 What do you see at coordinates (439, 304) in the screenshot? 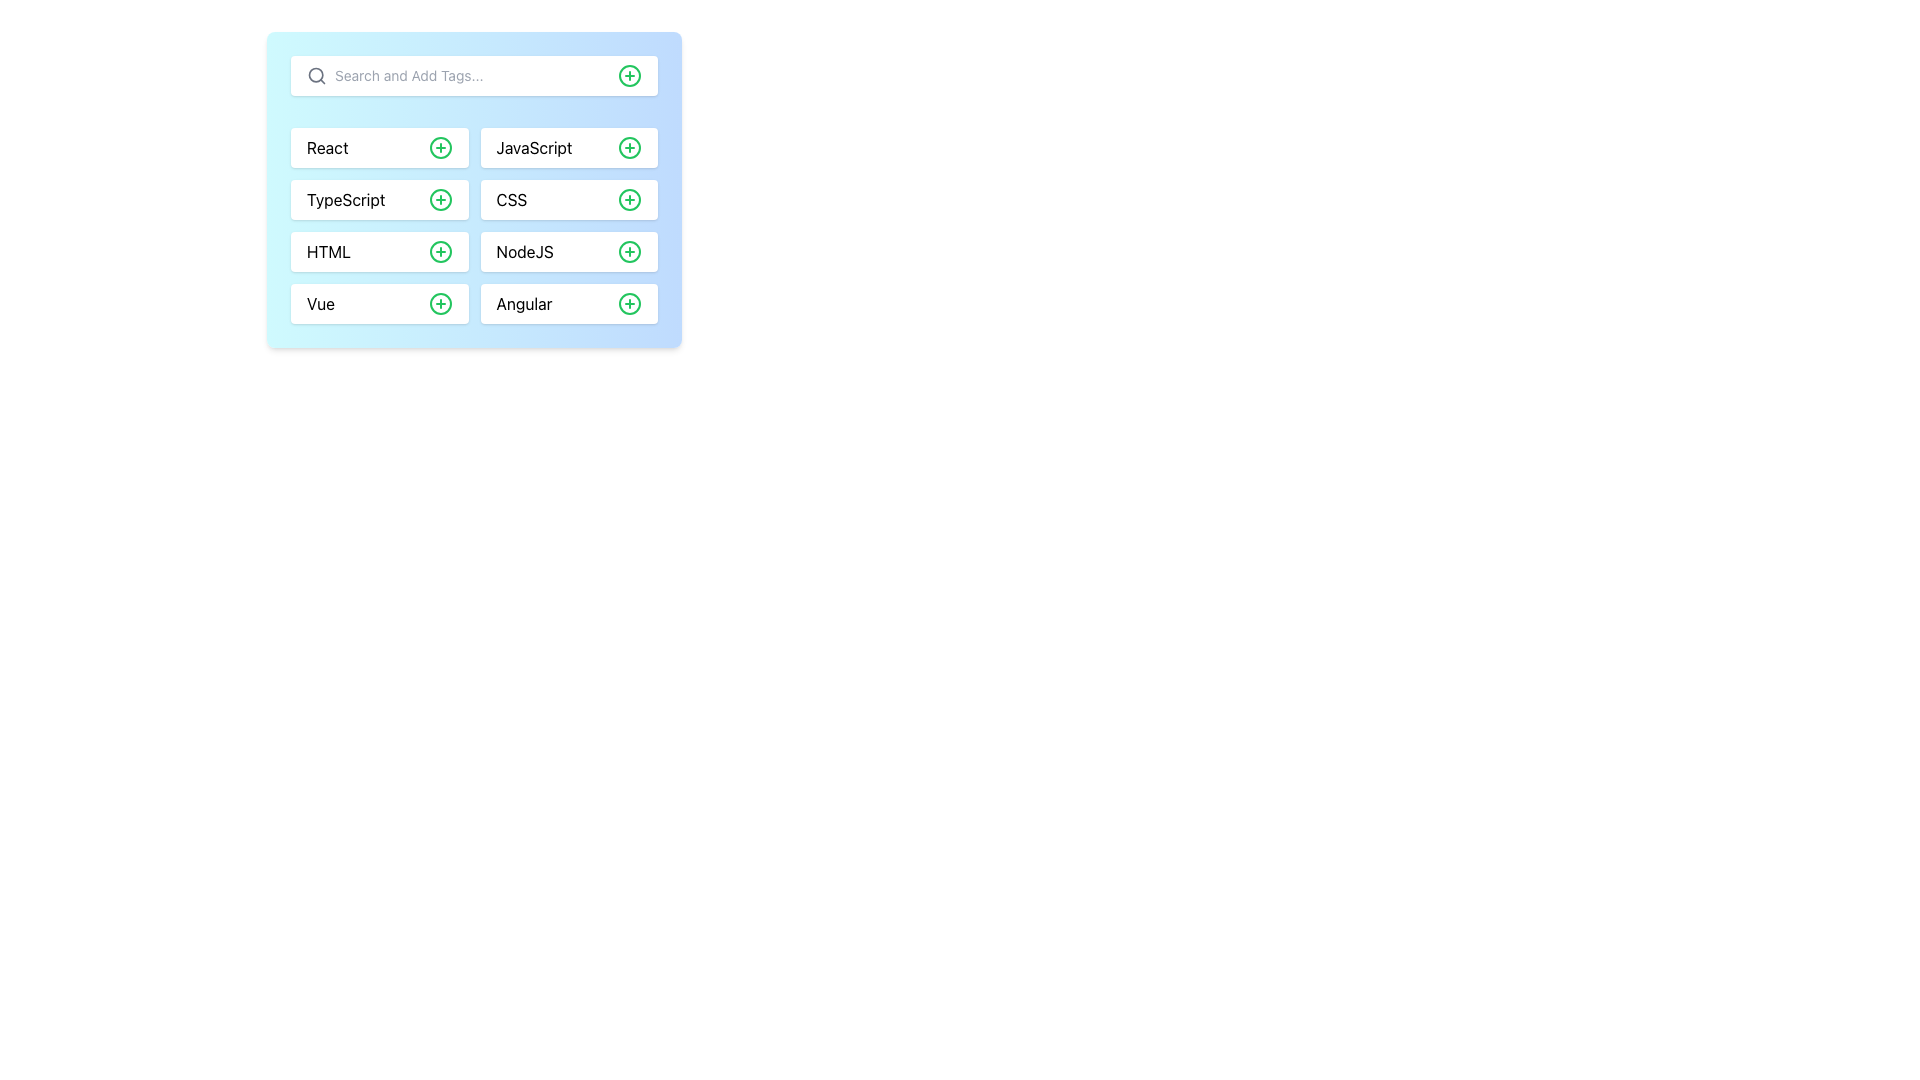
I see `SVG circle element with a green stroke located near the 'Vue' tag in the bottom row of tags` at bounding box center [439, 304].